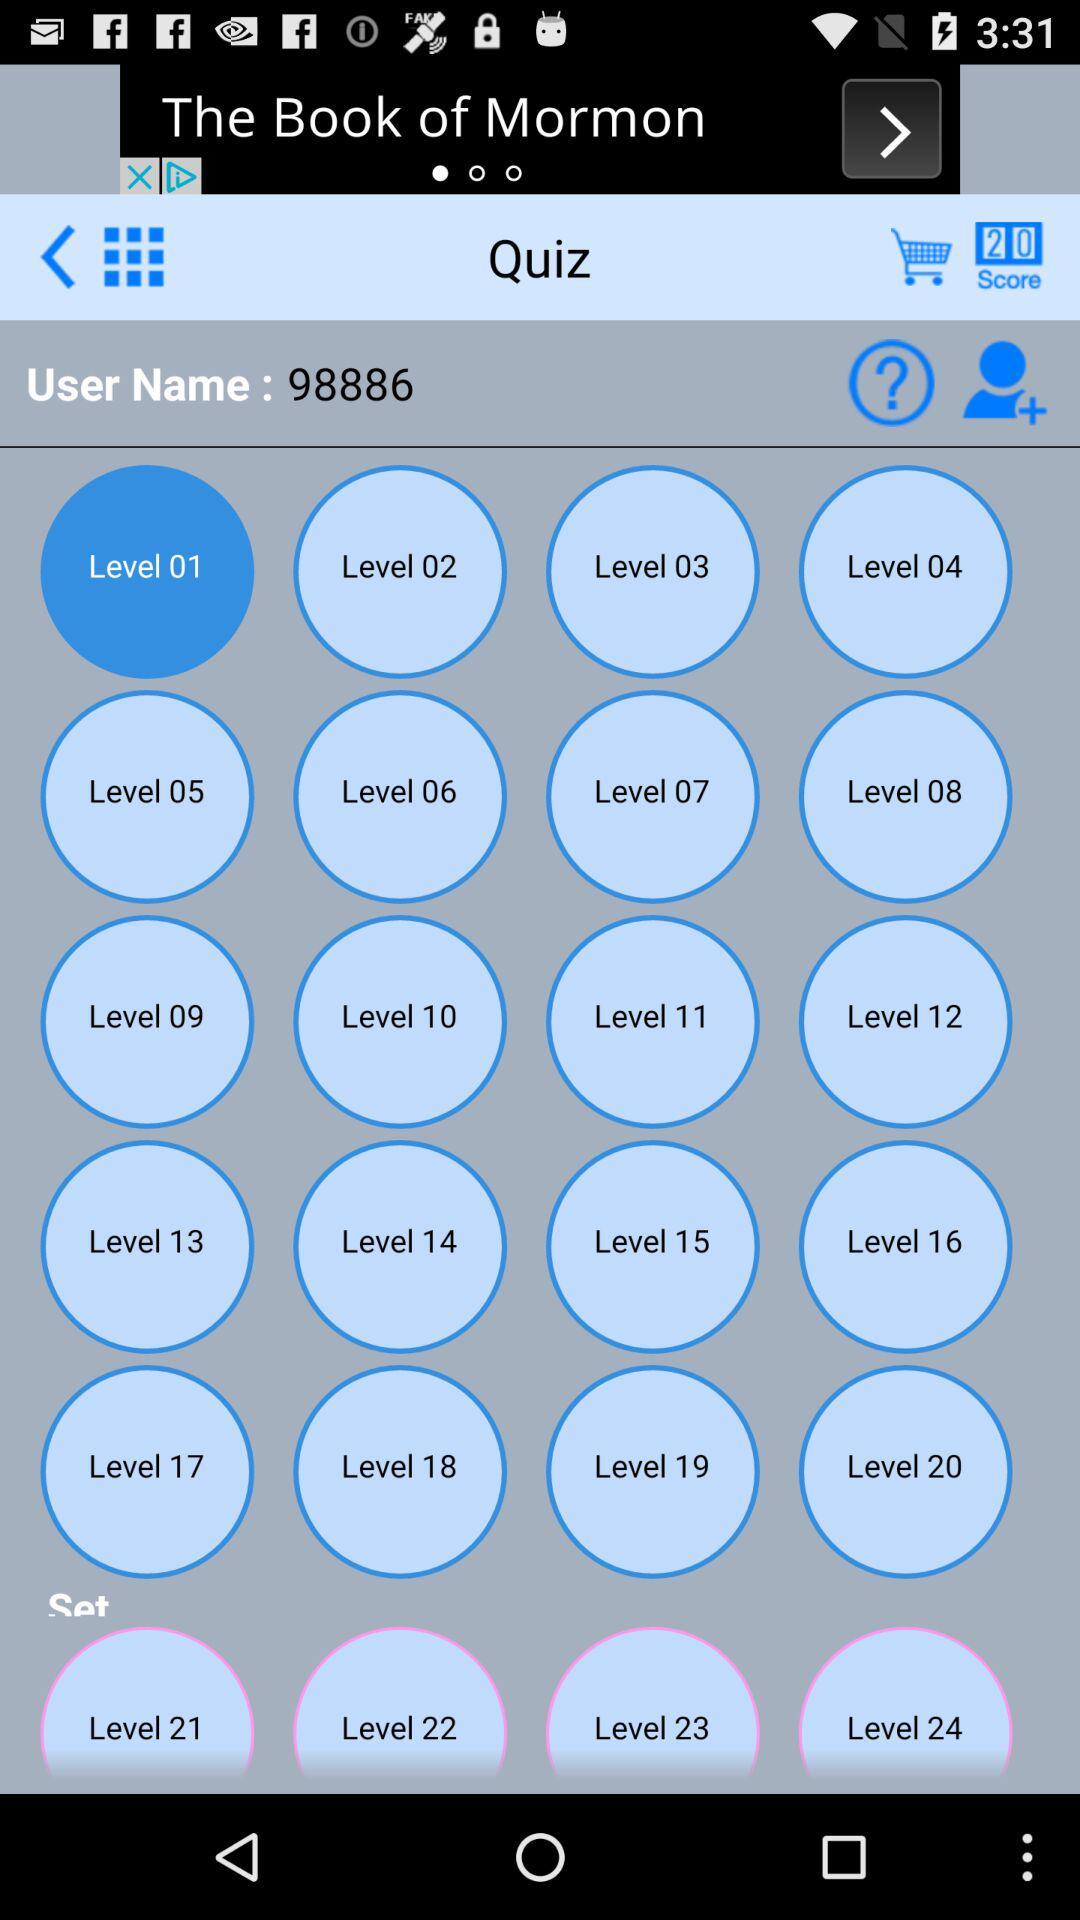 The width and height of the screenshot is (1080, 1920). Describe the element at coordinates (889, 382) in the screenshot. I see `click help button` at that location.